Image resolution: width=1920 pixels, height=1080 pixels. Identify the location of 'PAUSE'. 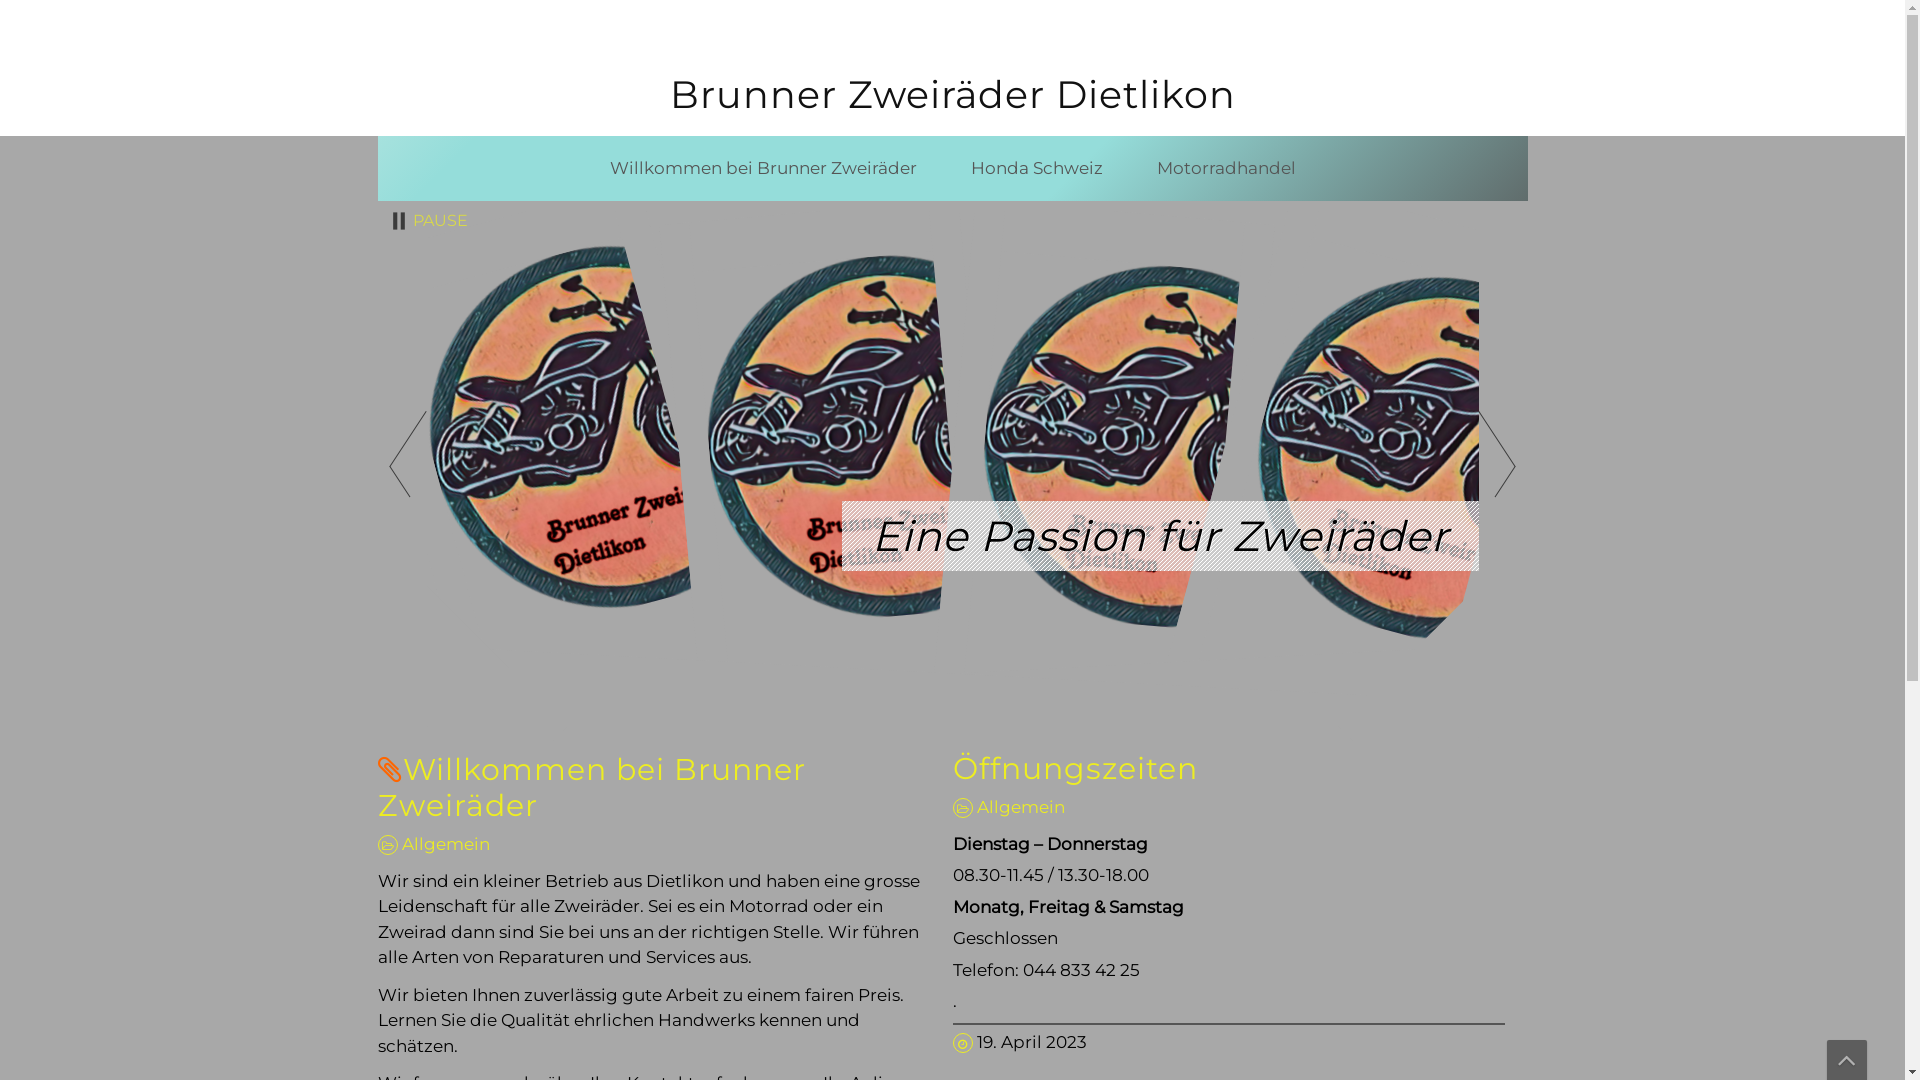
(427, 220).